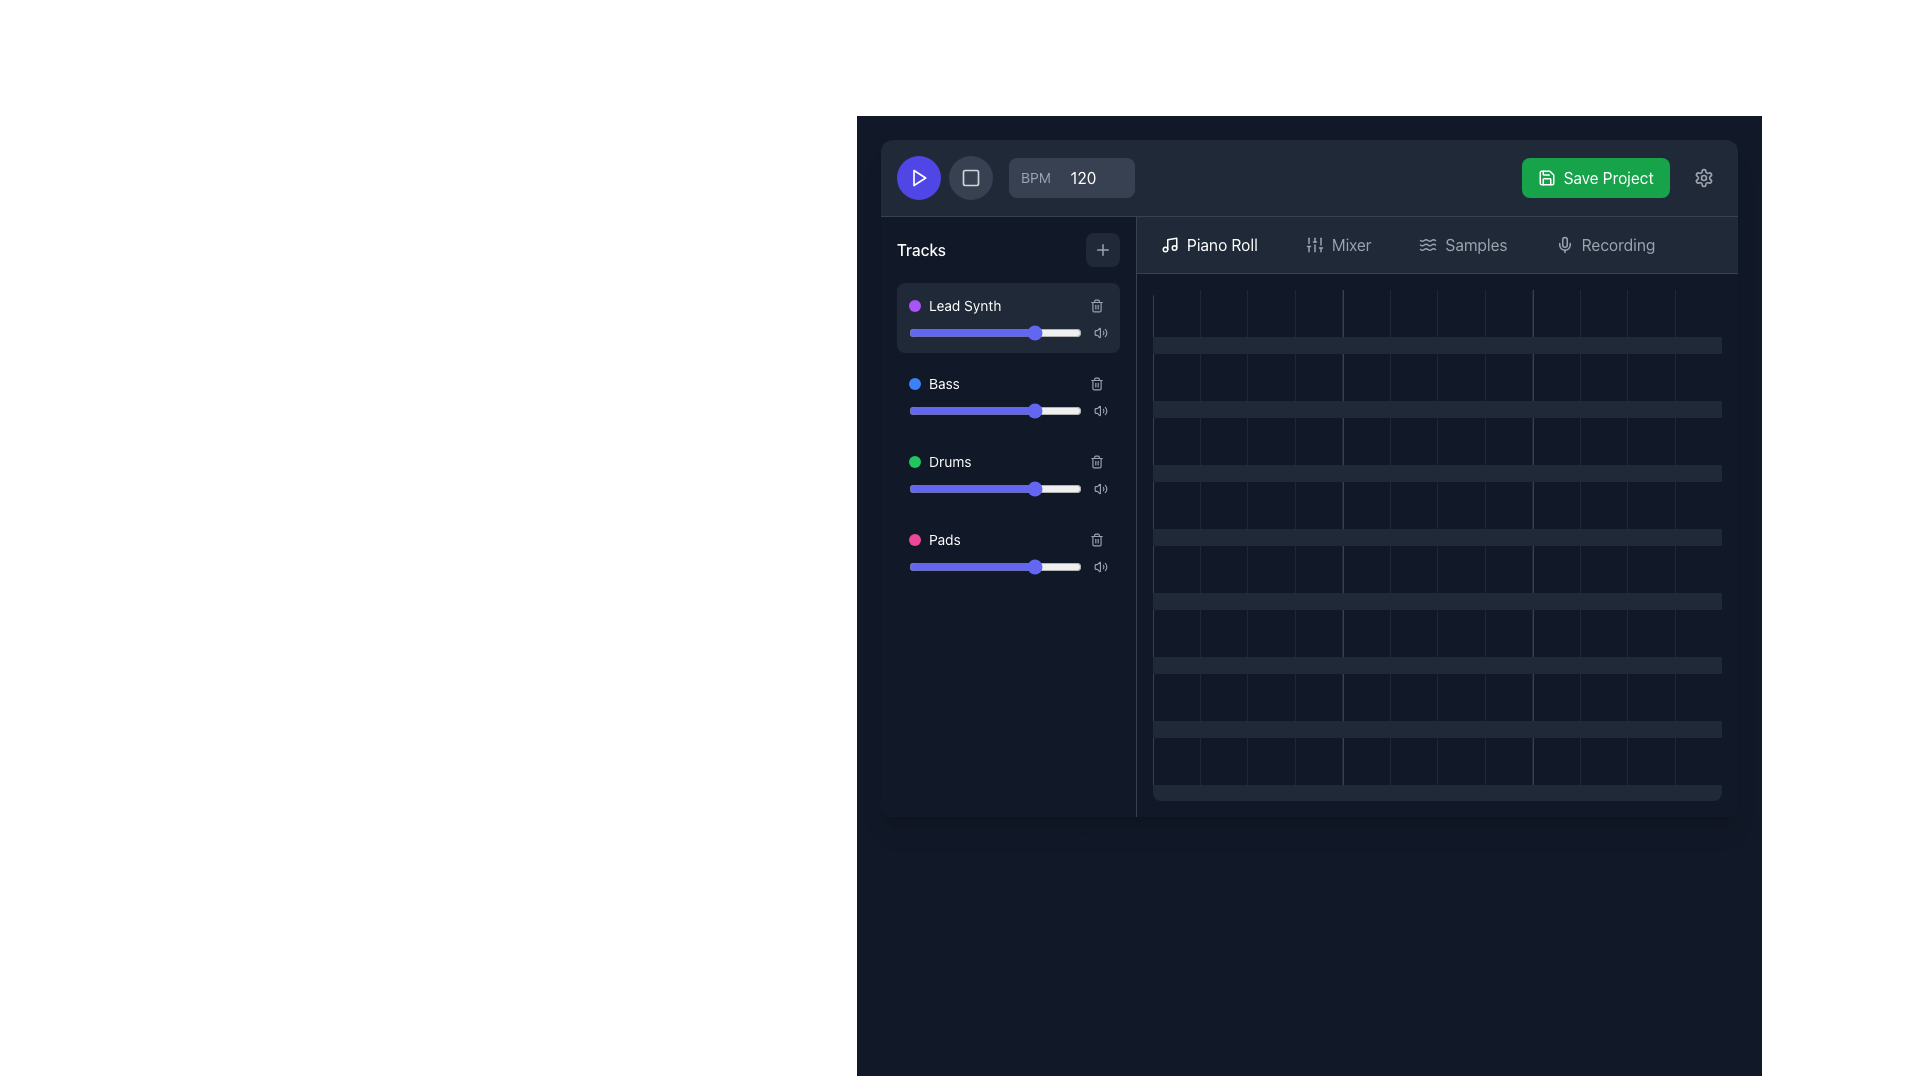 The image size is (1920, 1080). What do you see at coordinates (1014, 410) in the screenshot?
I see `the slider value` at bounding box center [1014, 410].